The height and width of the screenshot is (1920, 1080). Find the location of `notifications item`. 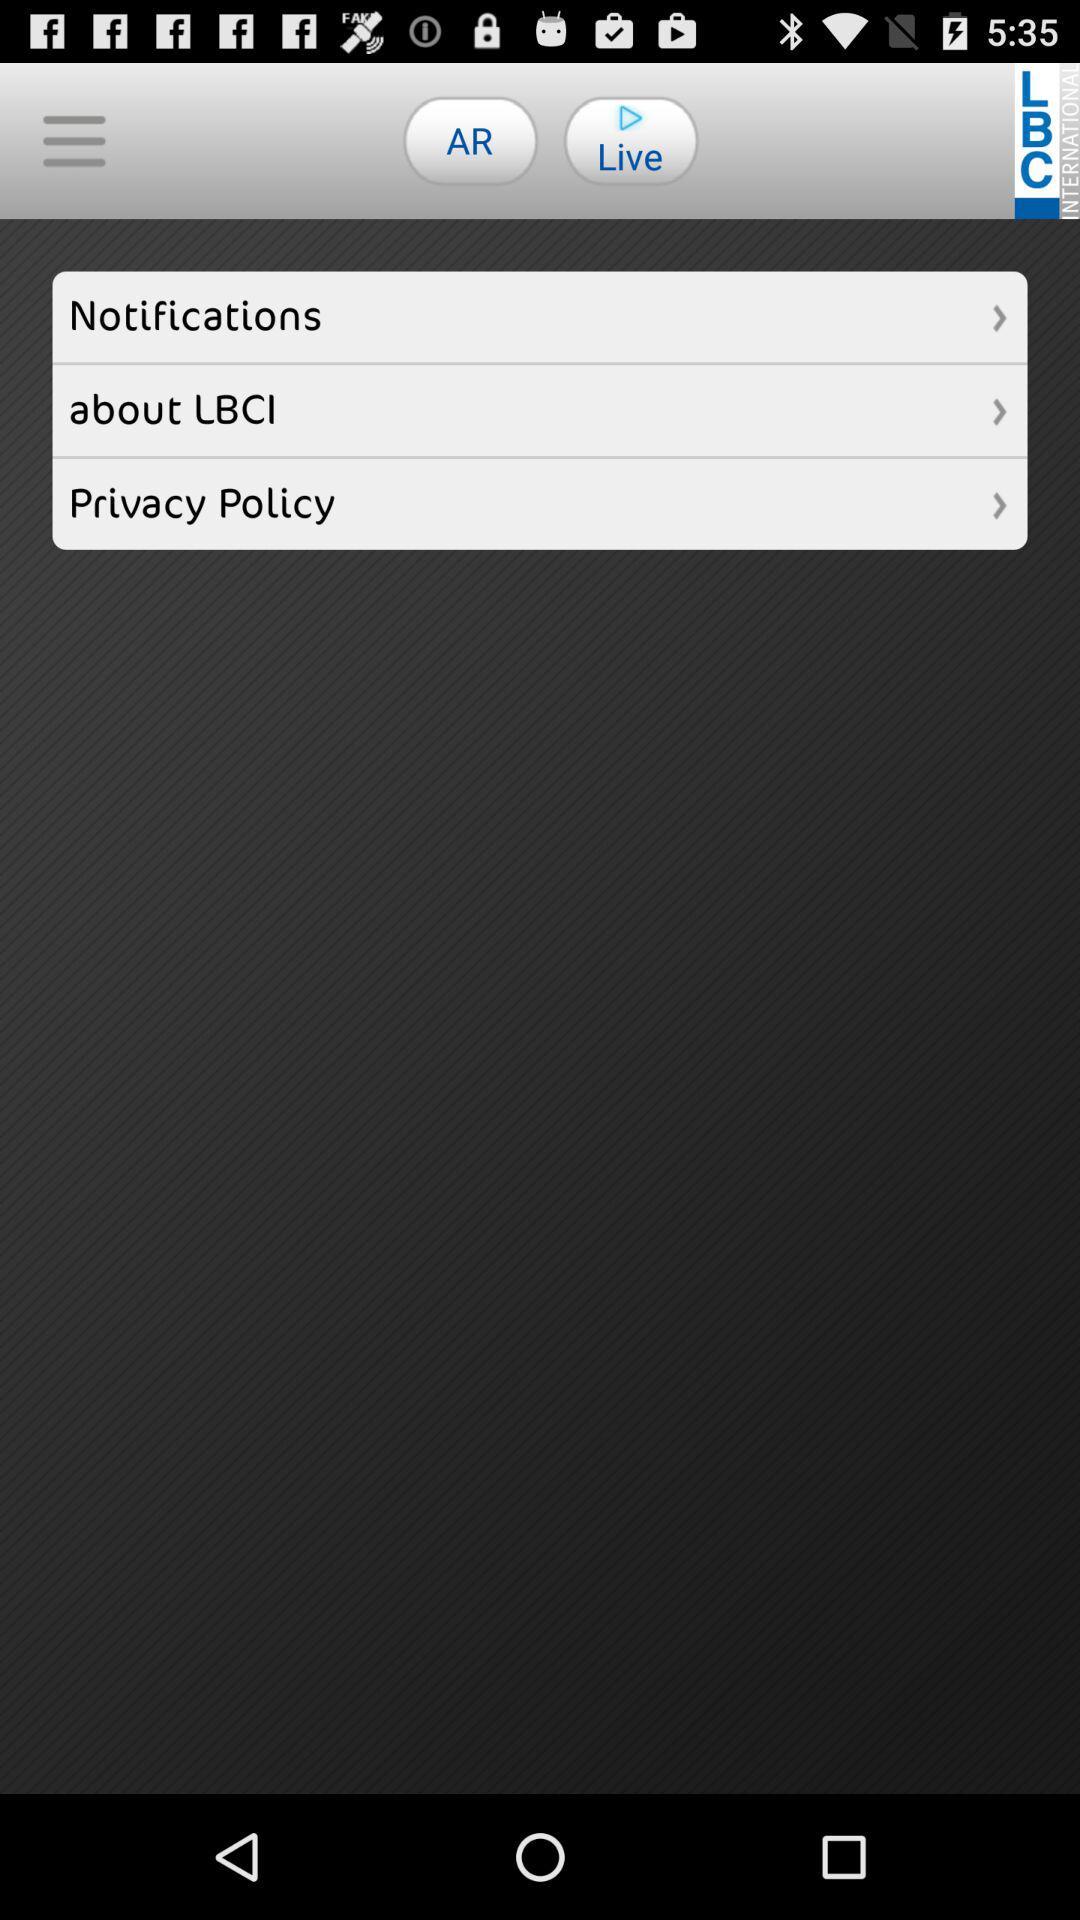

notifications item is located at coordinates (540, 315).